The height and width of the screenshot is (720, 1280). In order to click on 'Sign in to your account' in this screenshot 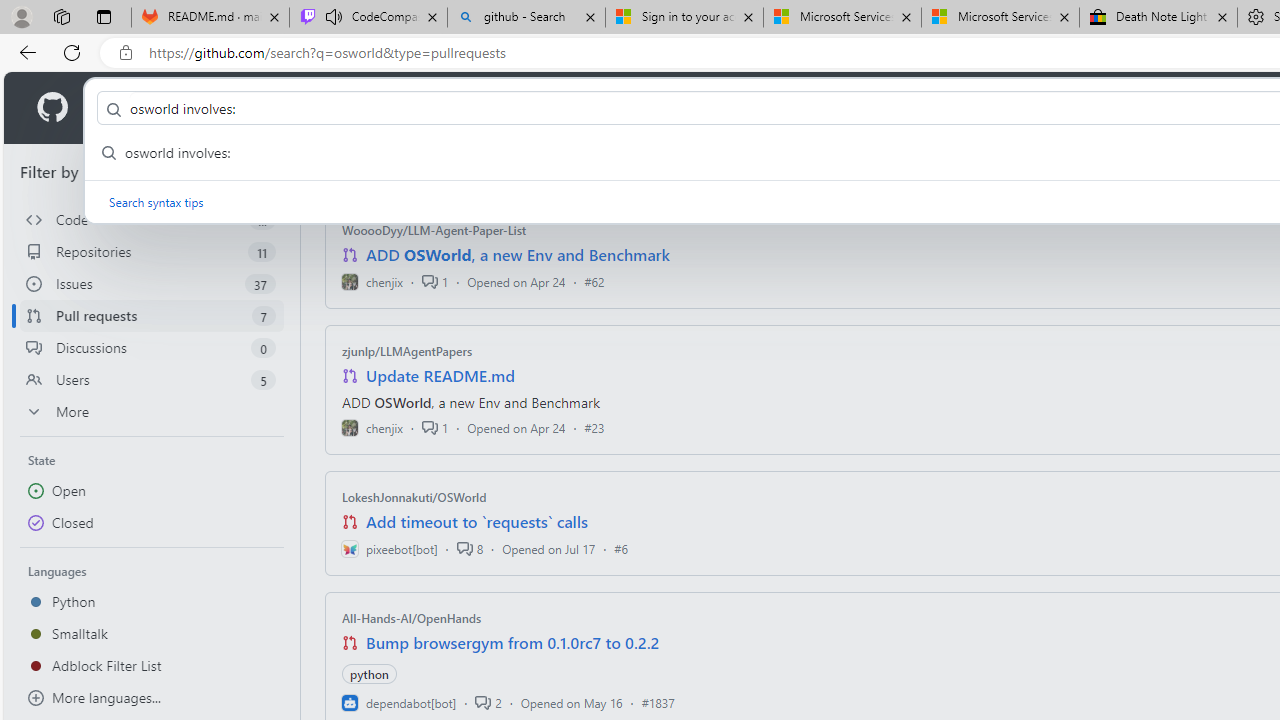, I will do `click(684, 17)`.